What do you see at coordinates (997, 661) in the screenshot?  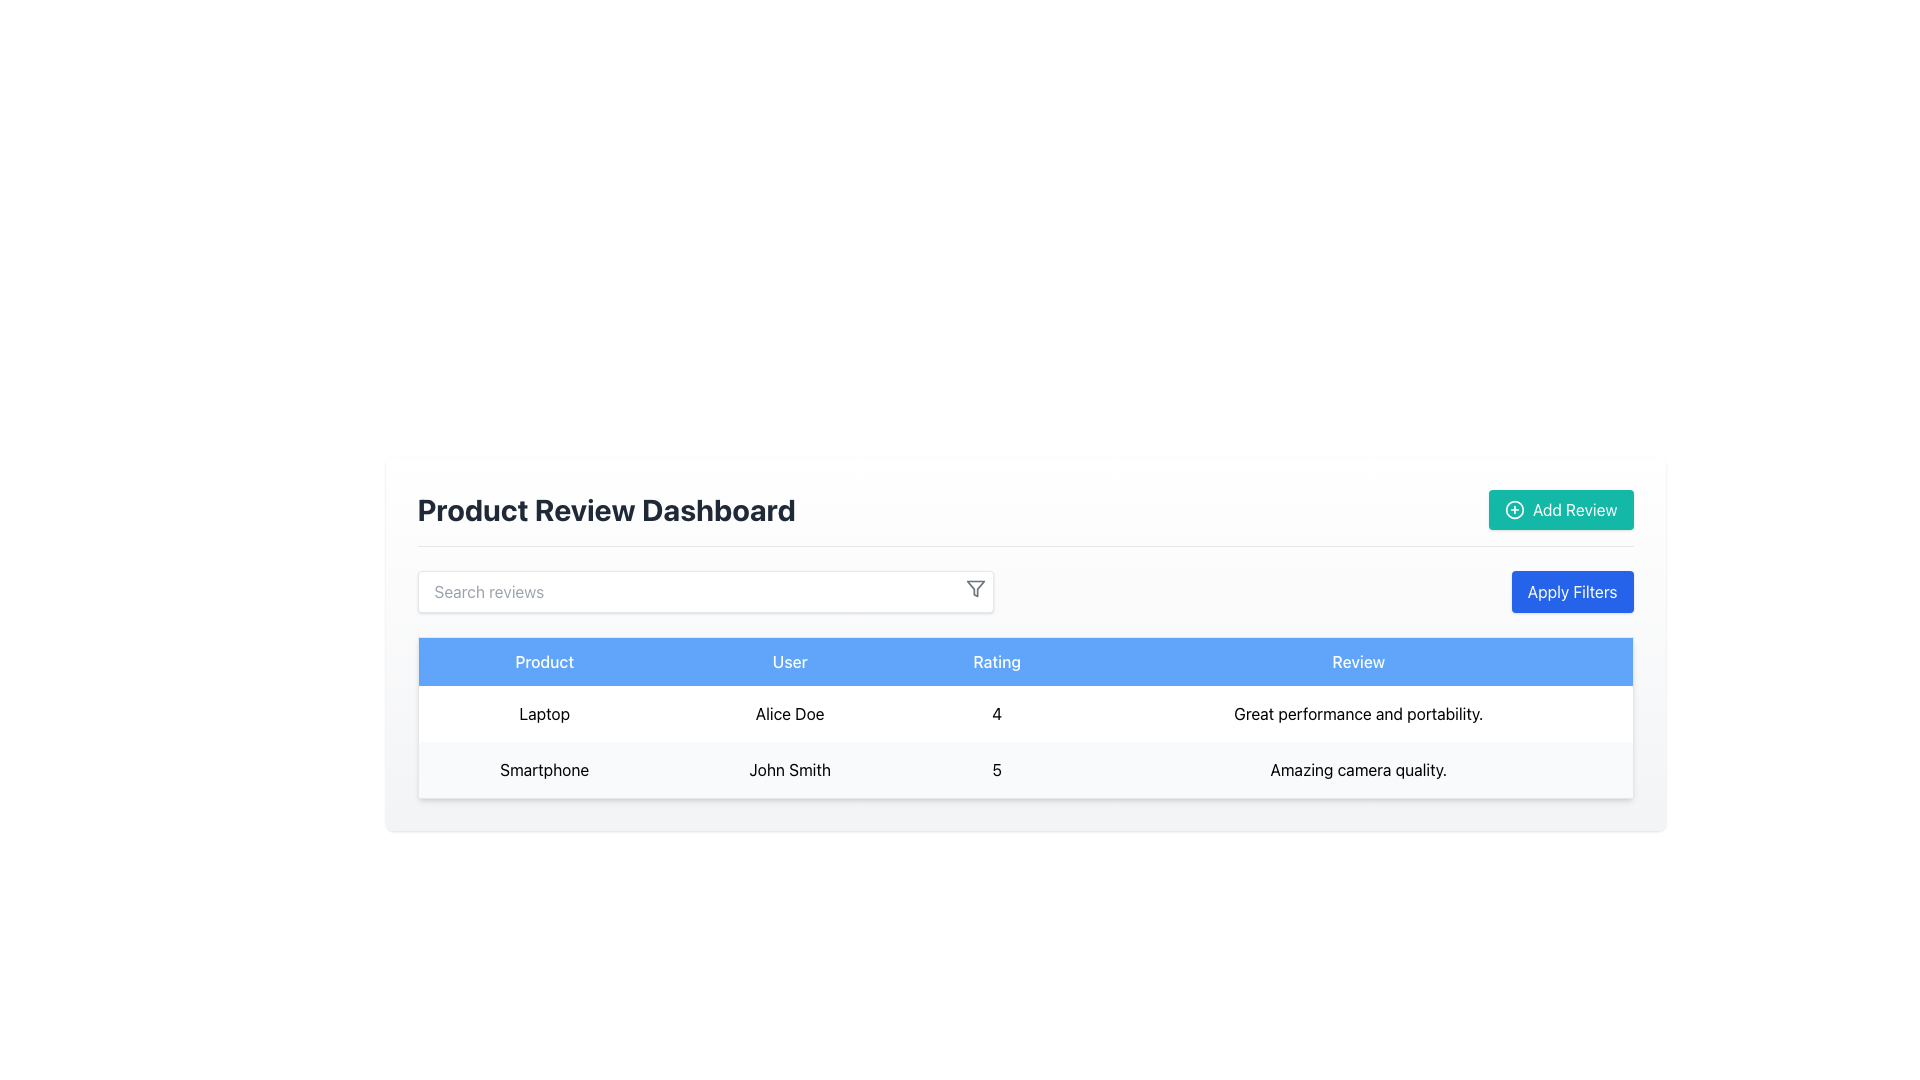 I see `the static text label in the third column header of the table, which indicates ratings for the reviewed data` at bounding box center [997, 661].